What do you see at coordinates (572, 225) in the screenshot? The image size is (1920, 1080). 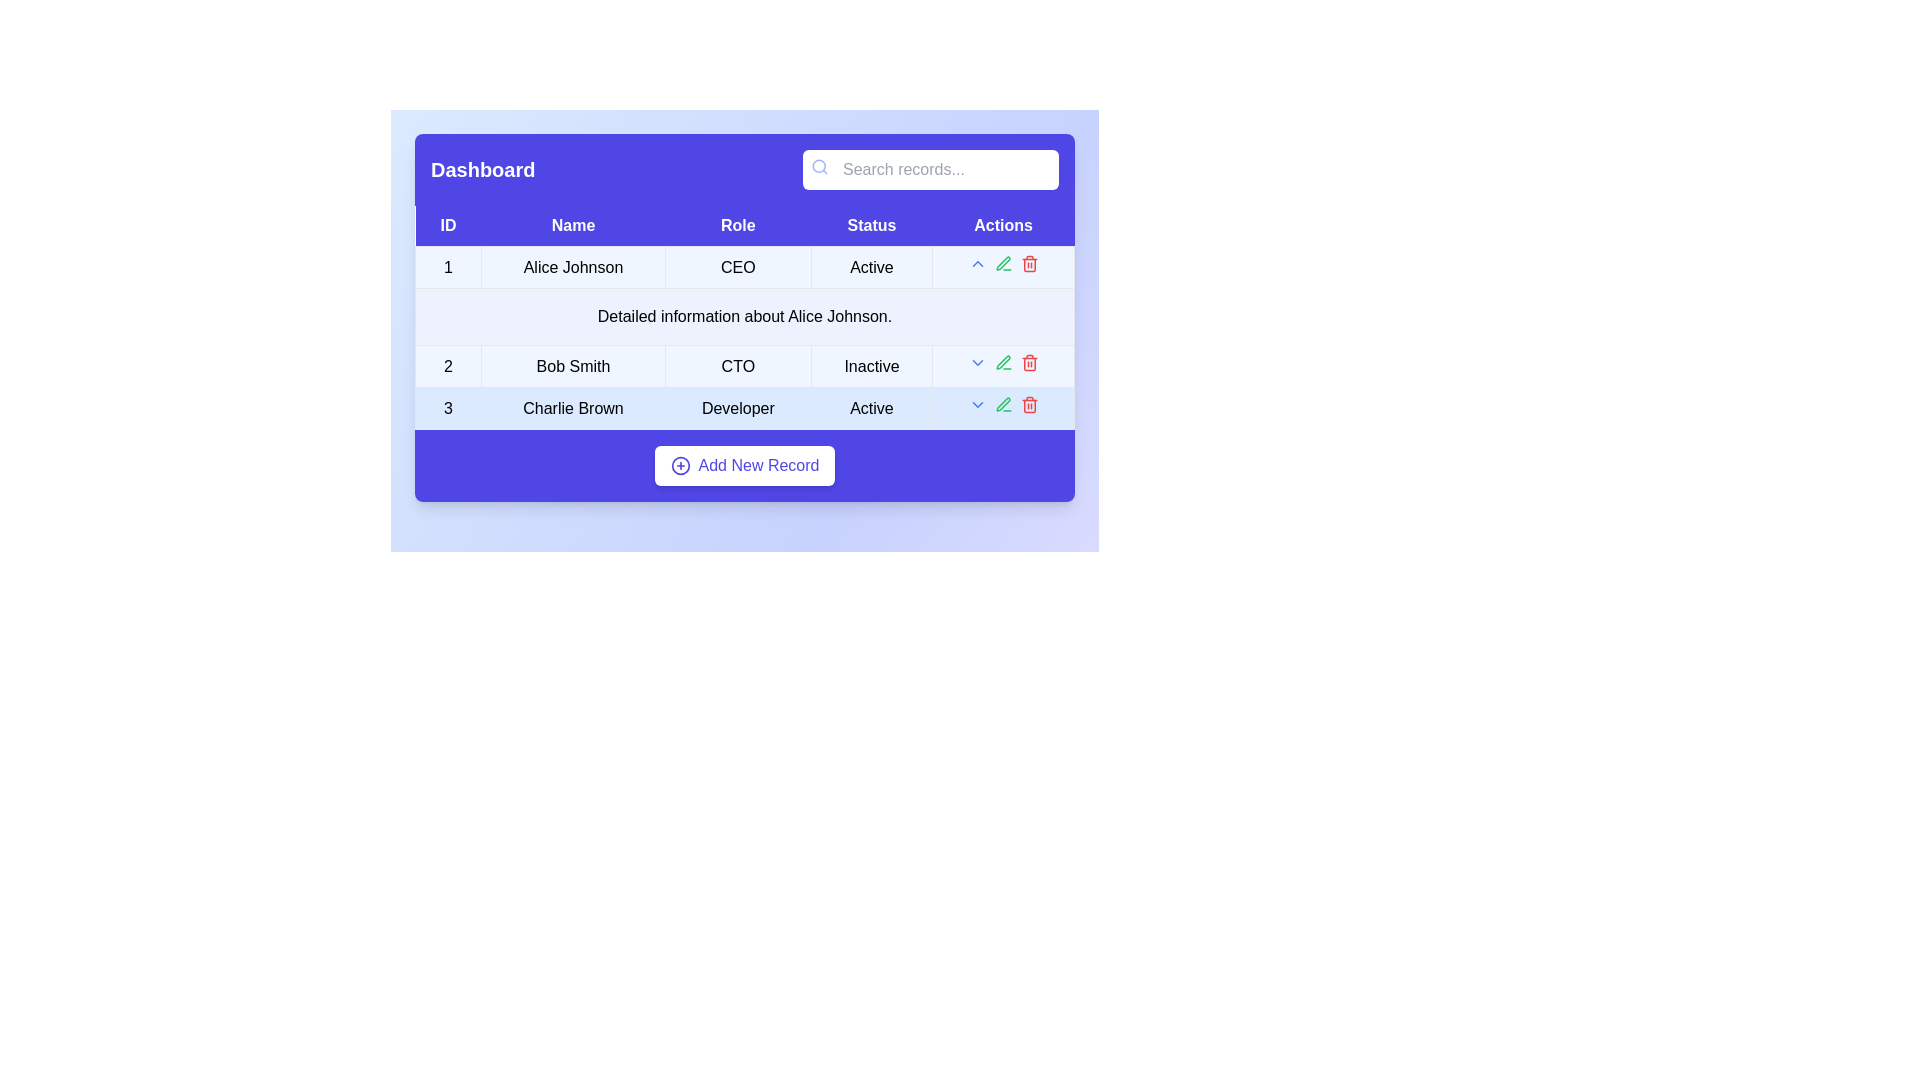 I see `the text label that identifies the column containing names in the table, which is positioned between the 'ID' and 'Role' labels` at bounding box center [572, 225].